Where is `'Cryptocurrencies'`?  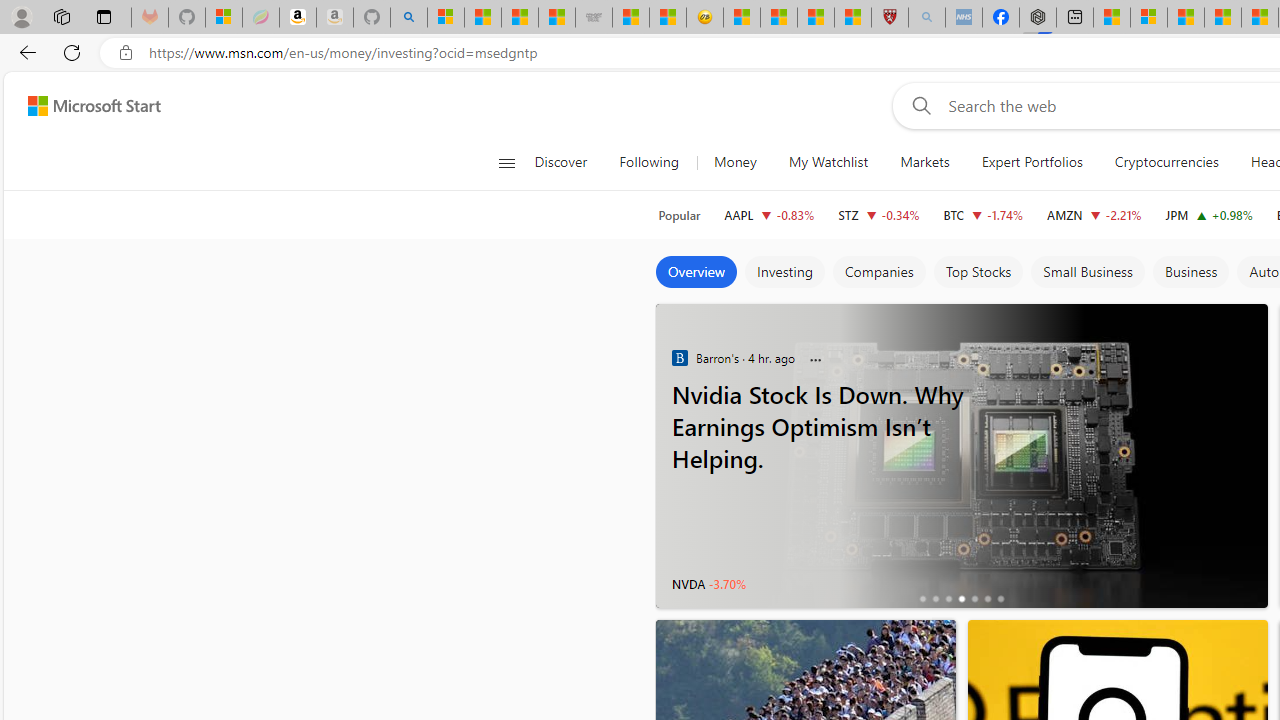 'Cryptocurrencies' is located at coordinates (1166, 162).